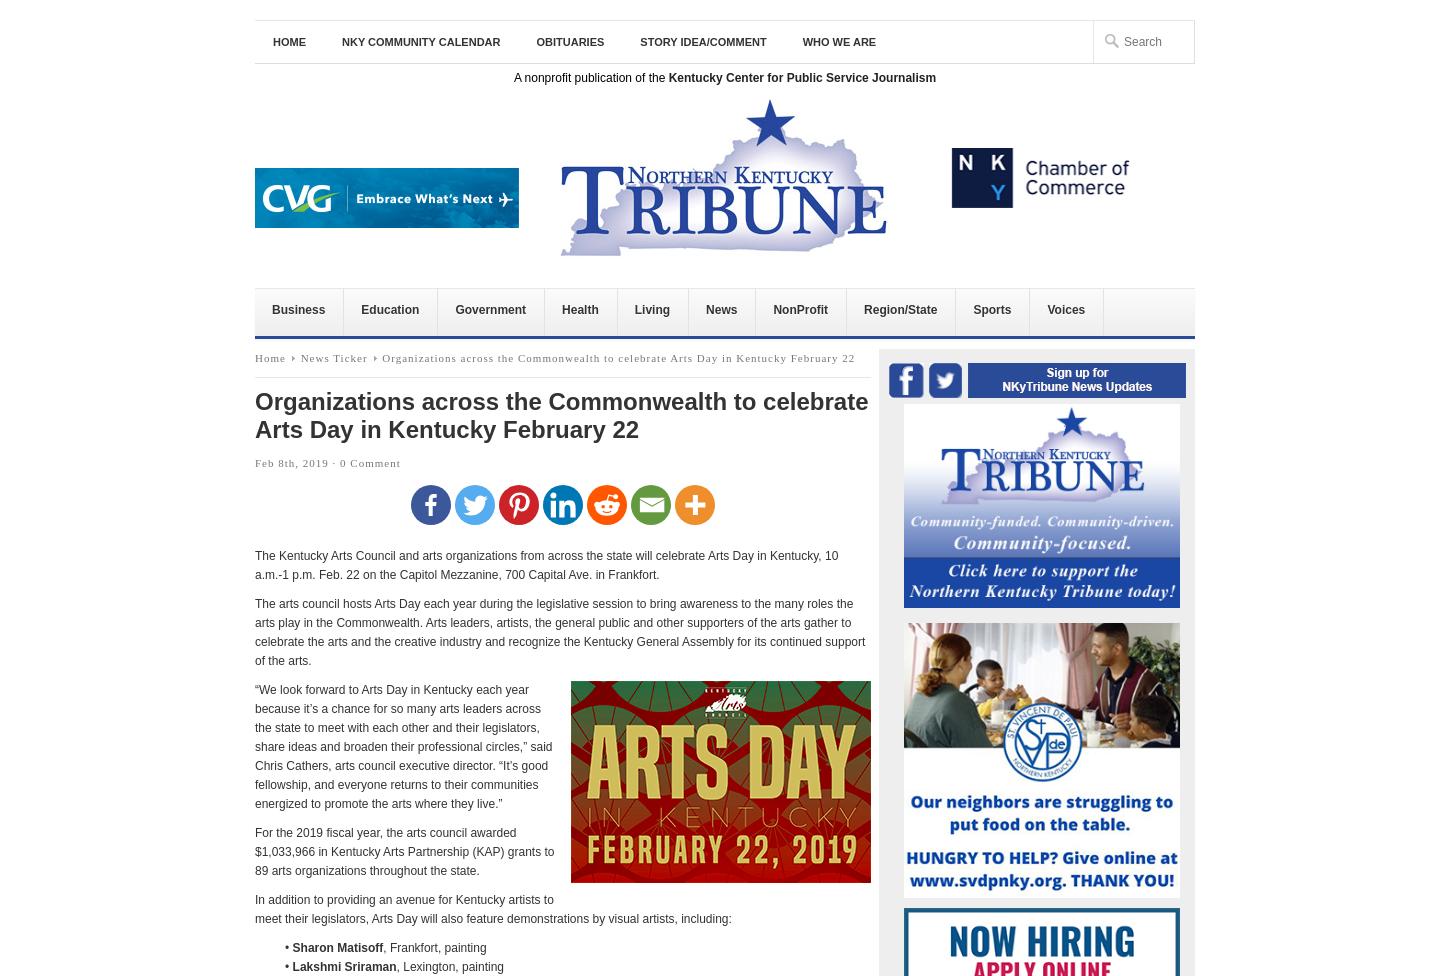  Describe the element at coordinates (389, 309) in the screenshot. I see `'Education'` at that location.